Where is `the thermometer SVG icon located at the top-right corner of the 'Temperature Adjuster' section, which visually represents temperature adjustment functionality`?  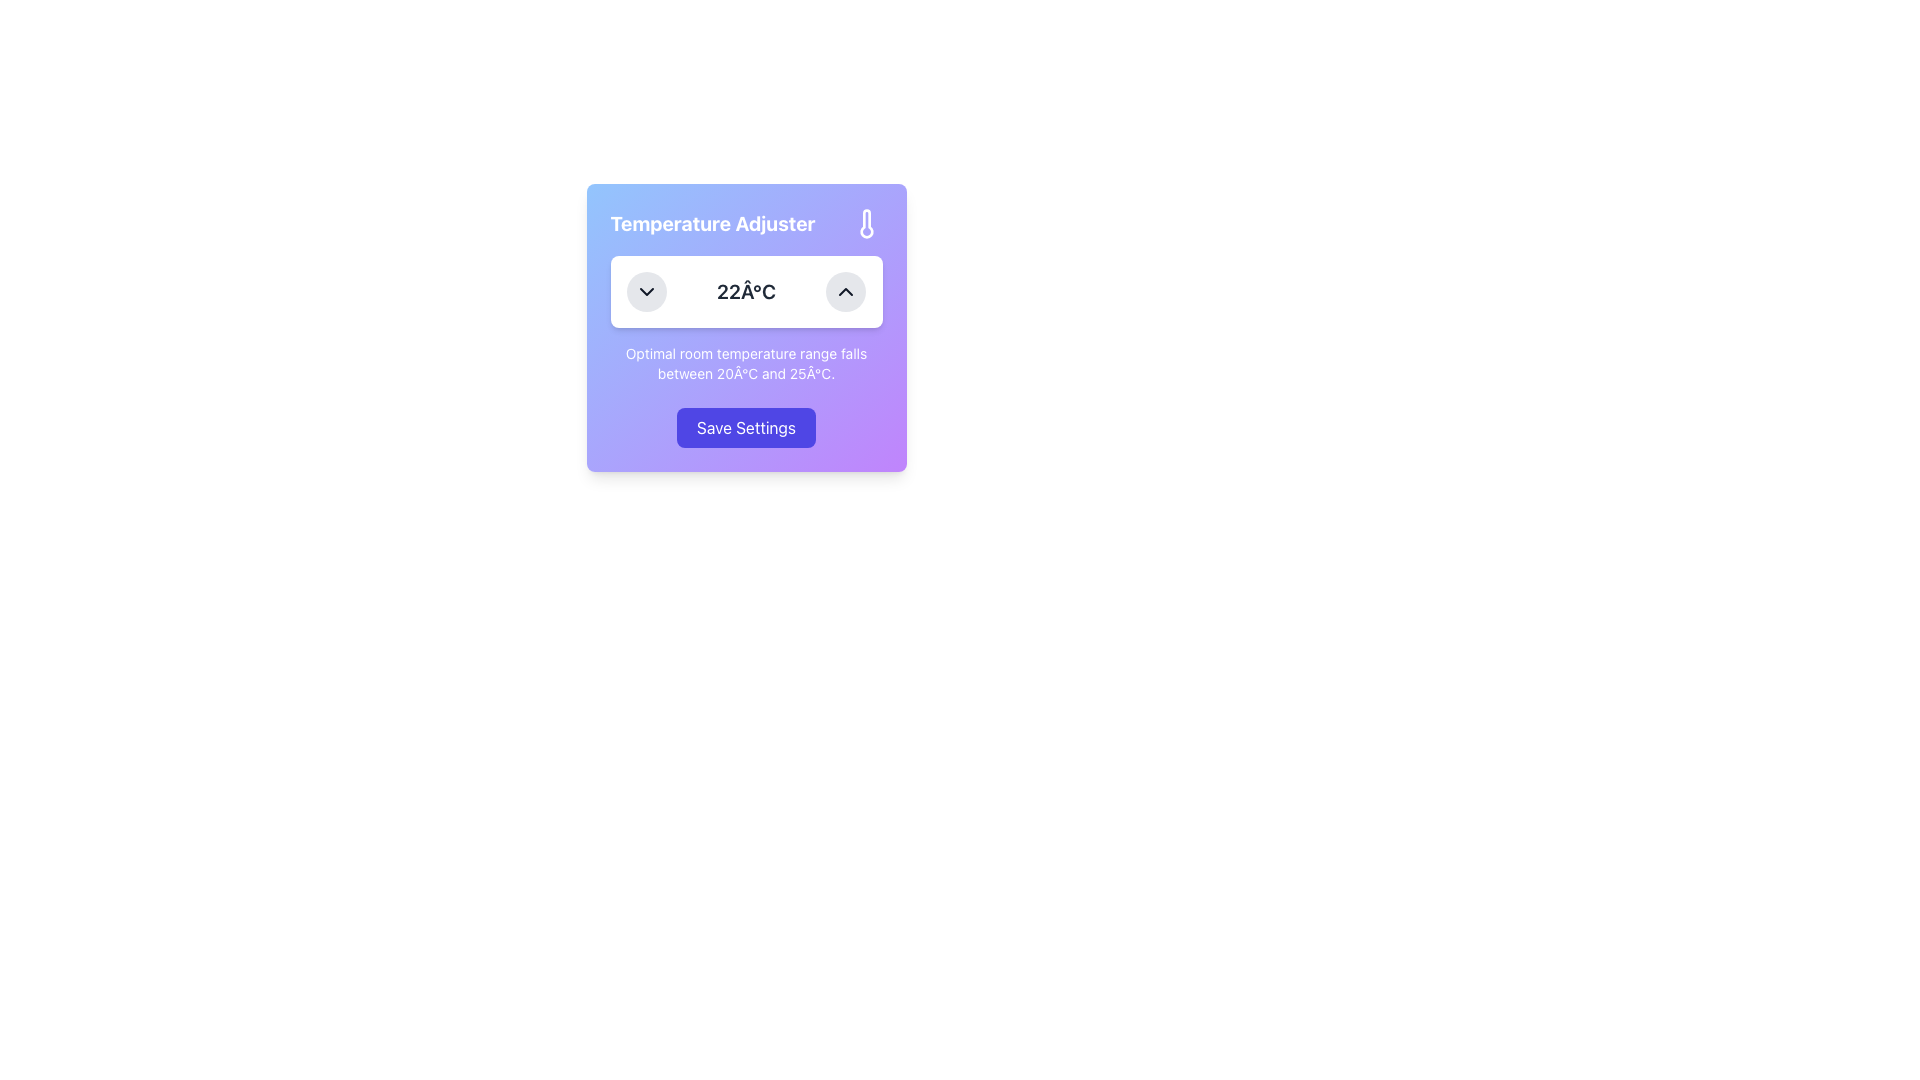
the thermometer SVG icon located at the top-right corner of the 'Temperature Adjuster' section, which visually represents temperature adjustment functionality is located at coordinates (866, 223).